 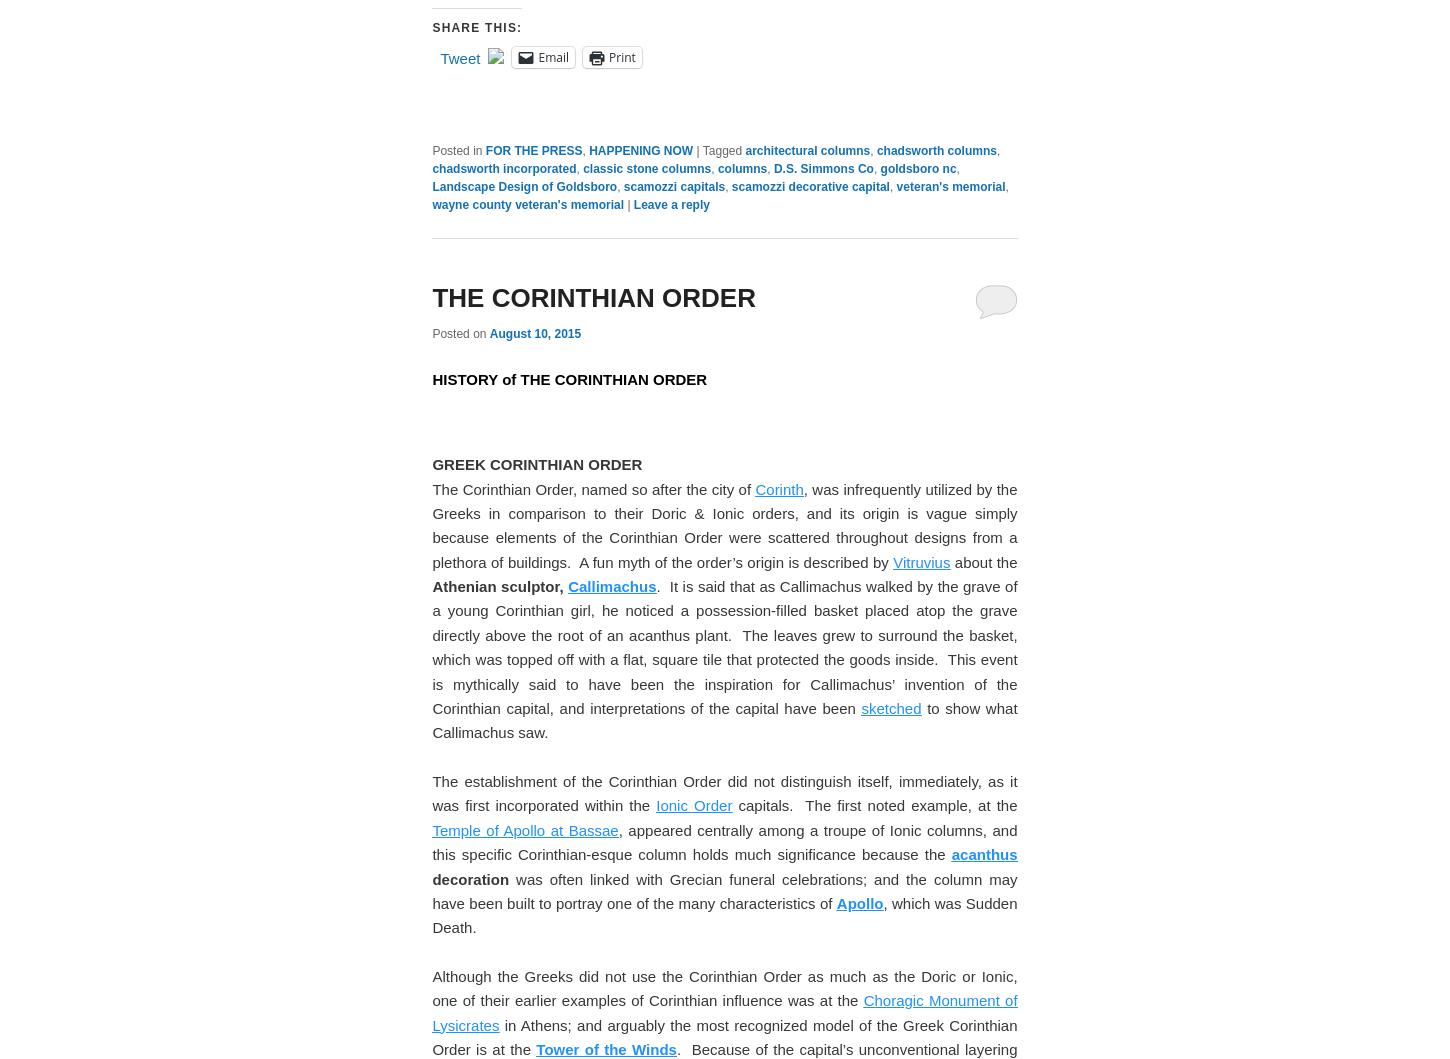 What do you see at coordinates (577, 216) in the screenshot?
I see `'14″ x 12′'` at bounding box center [577, 216].